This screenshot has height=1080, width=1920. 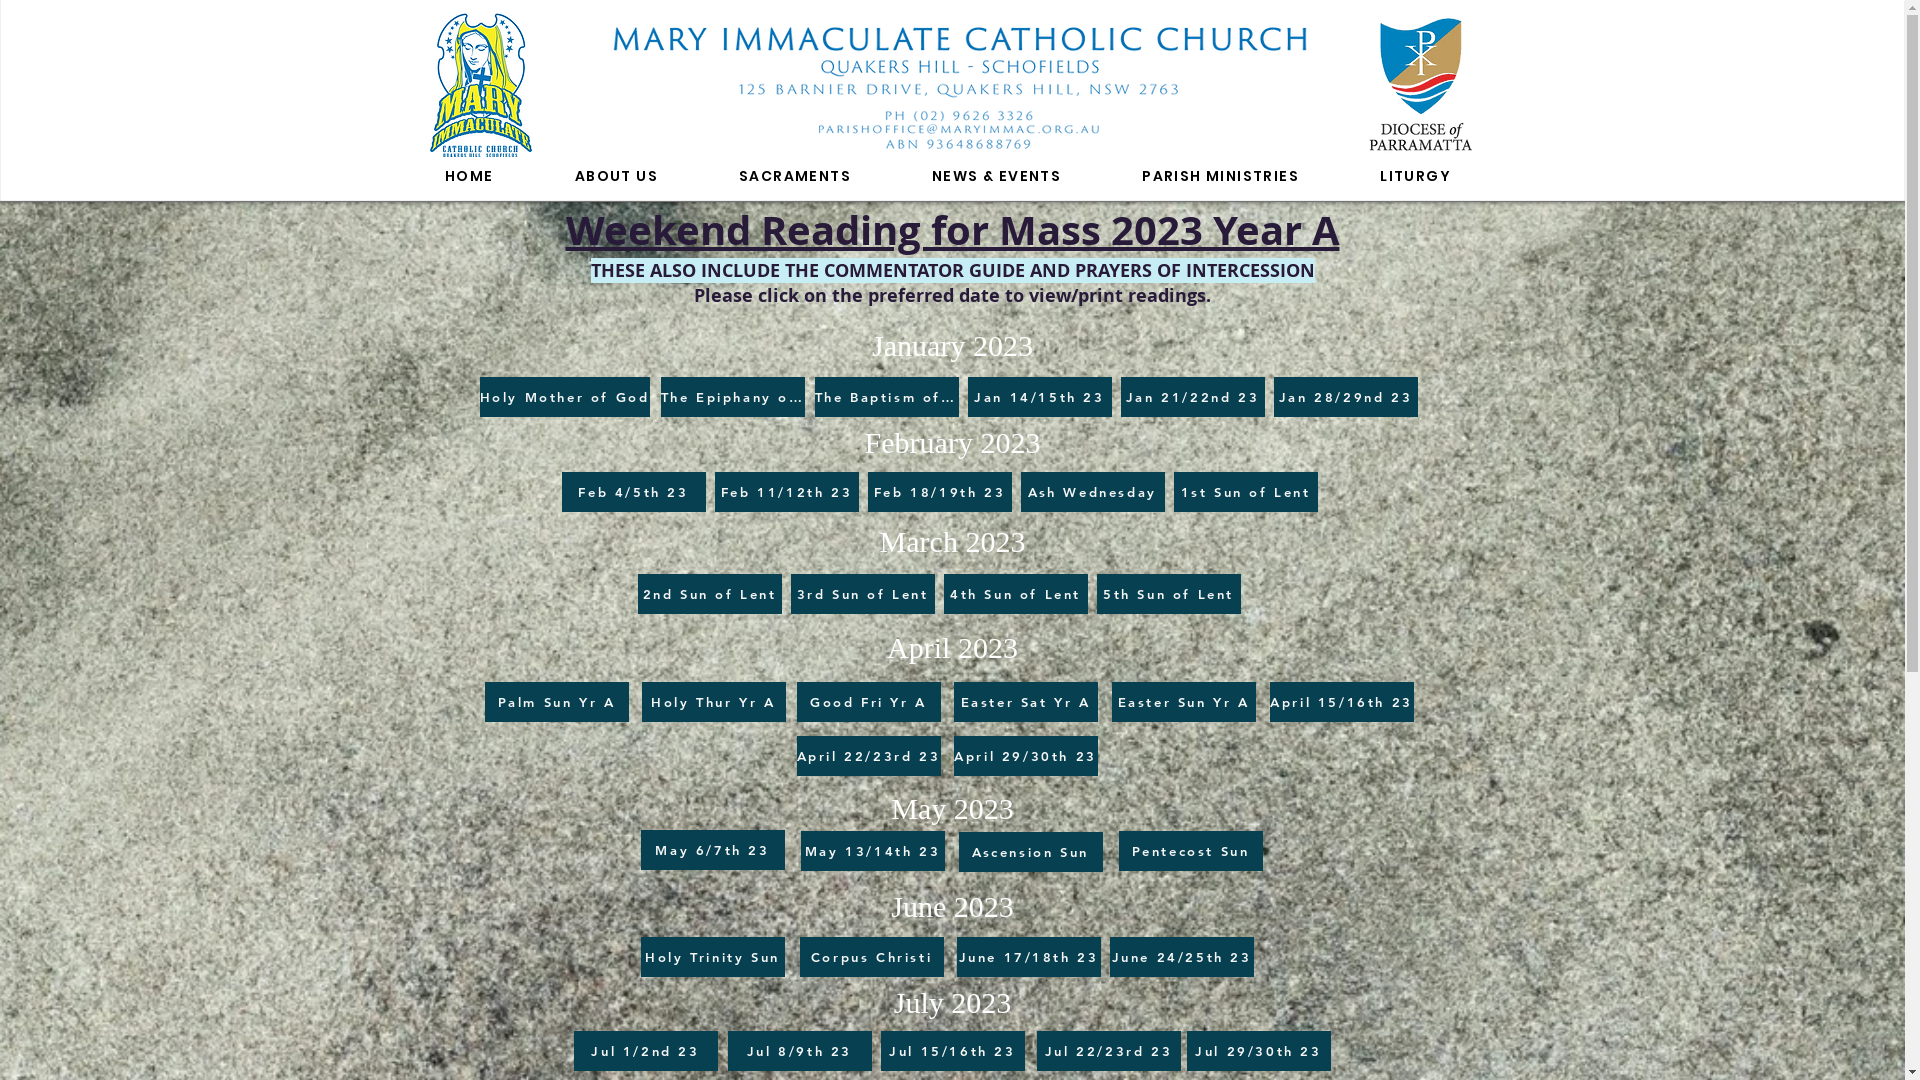 What do you see at coordinates (785, 492) in the screenshot?
I see `'Feb 11/12th 23'` at bounding box center [785, 492].